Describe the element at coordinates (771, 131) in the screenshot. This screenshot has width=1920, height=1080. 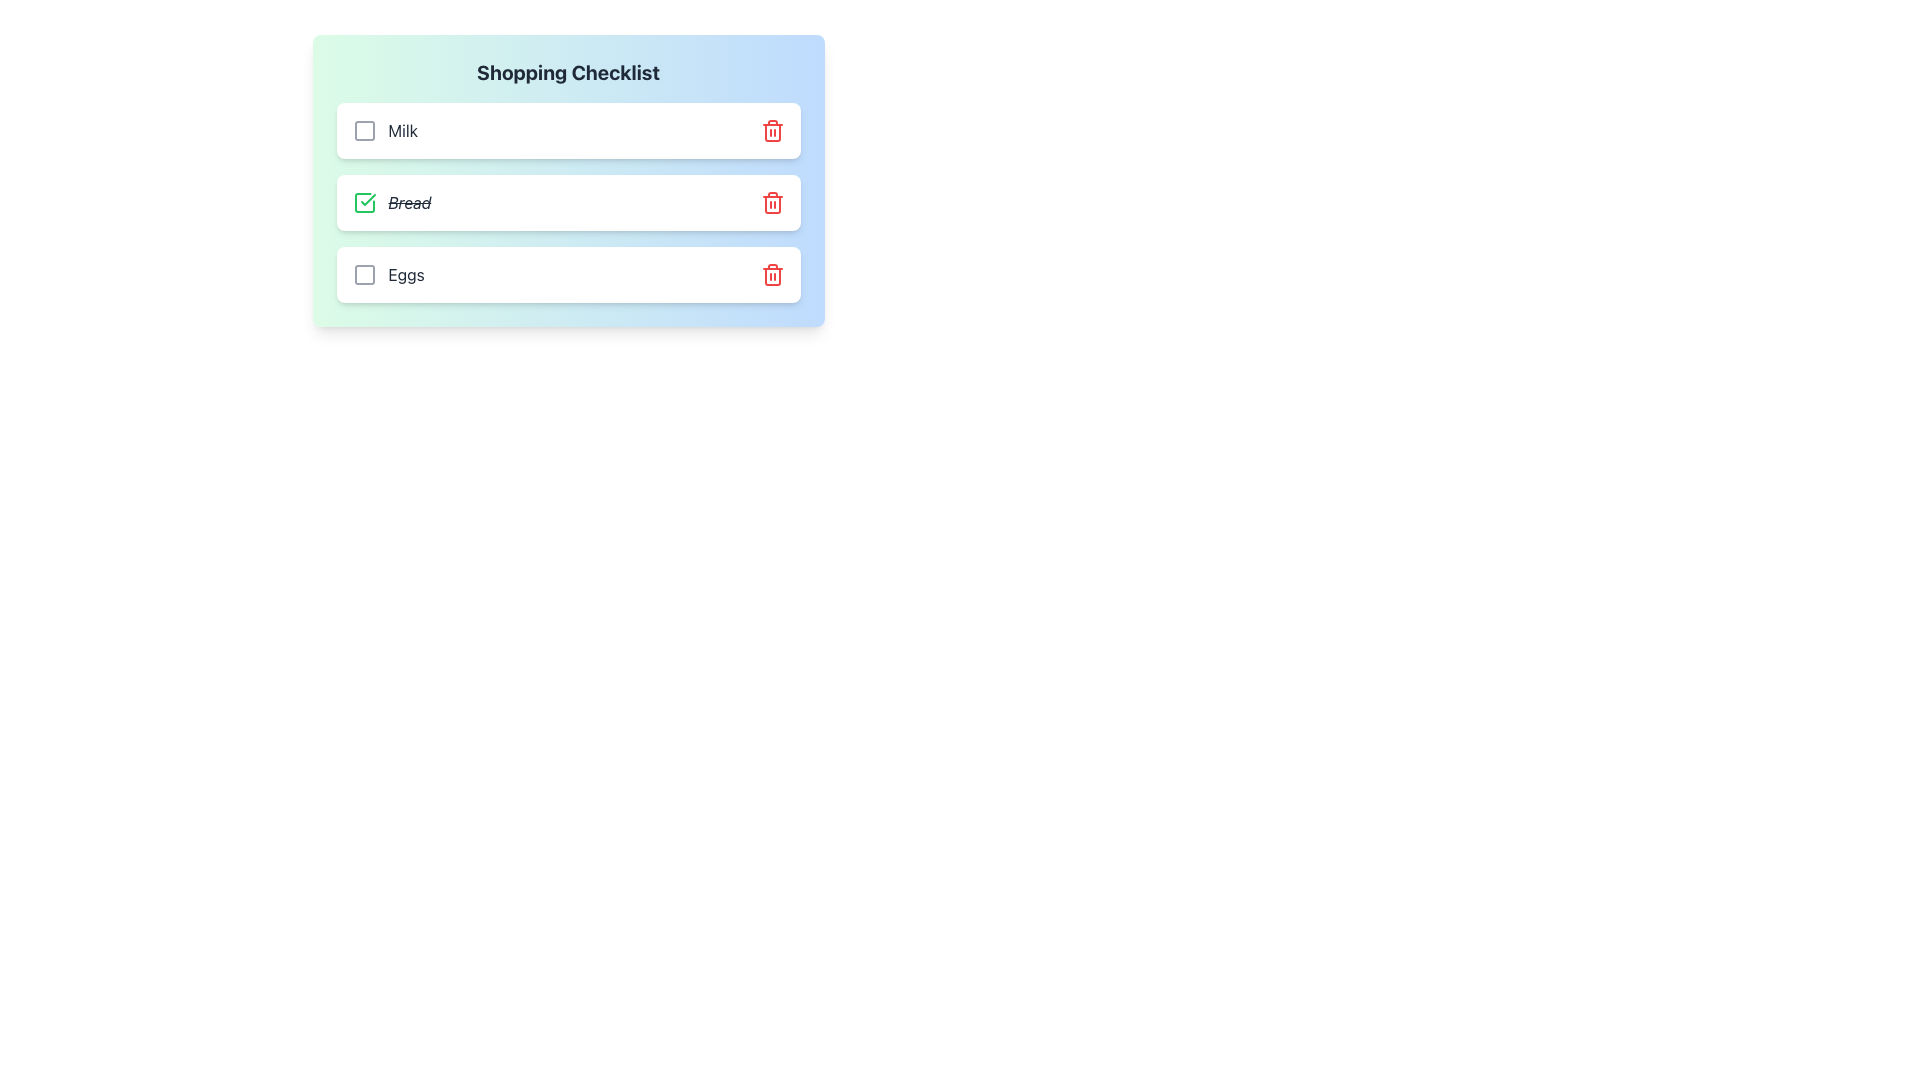
I see `the delete button icon associated with the 'Milk' item in the 'Shopping Checklist' for keyboard interactions` at that location.